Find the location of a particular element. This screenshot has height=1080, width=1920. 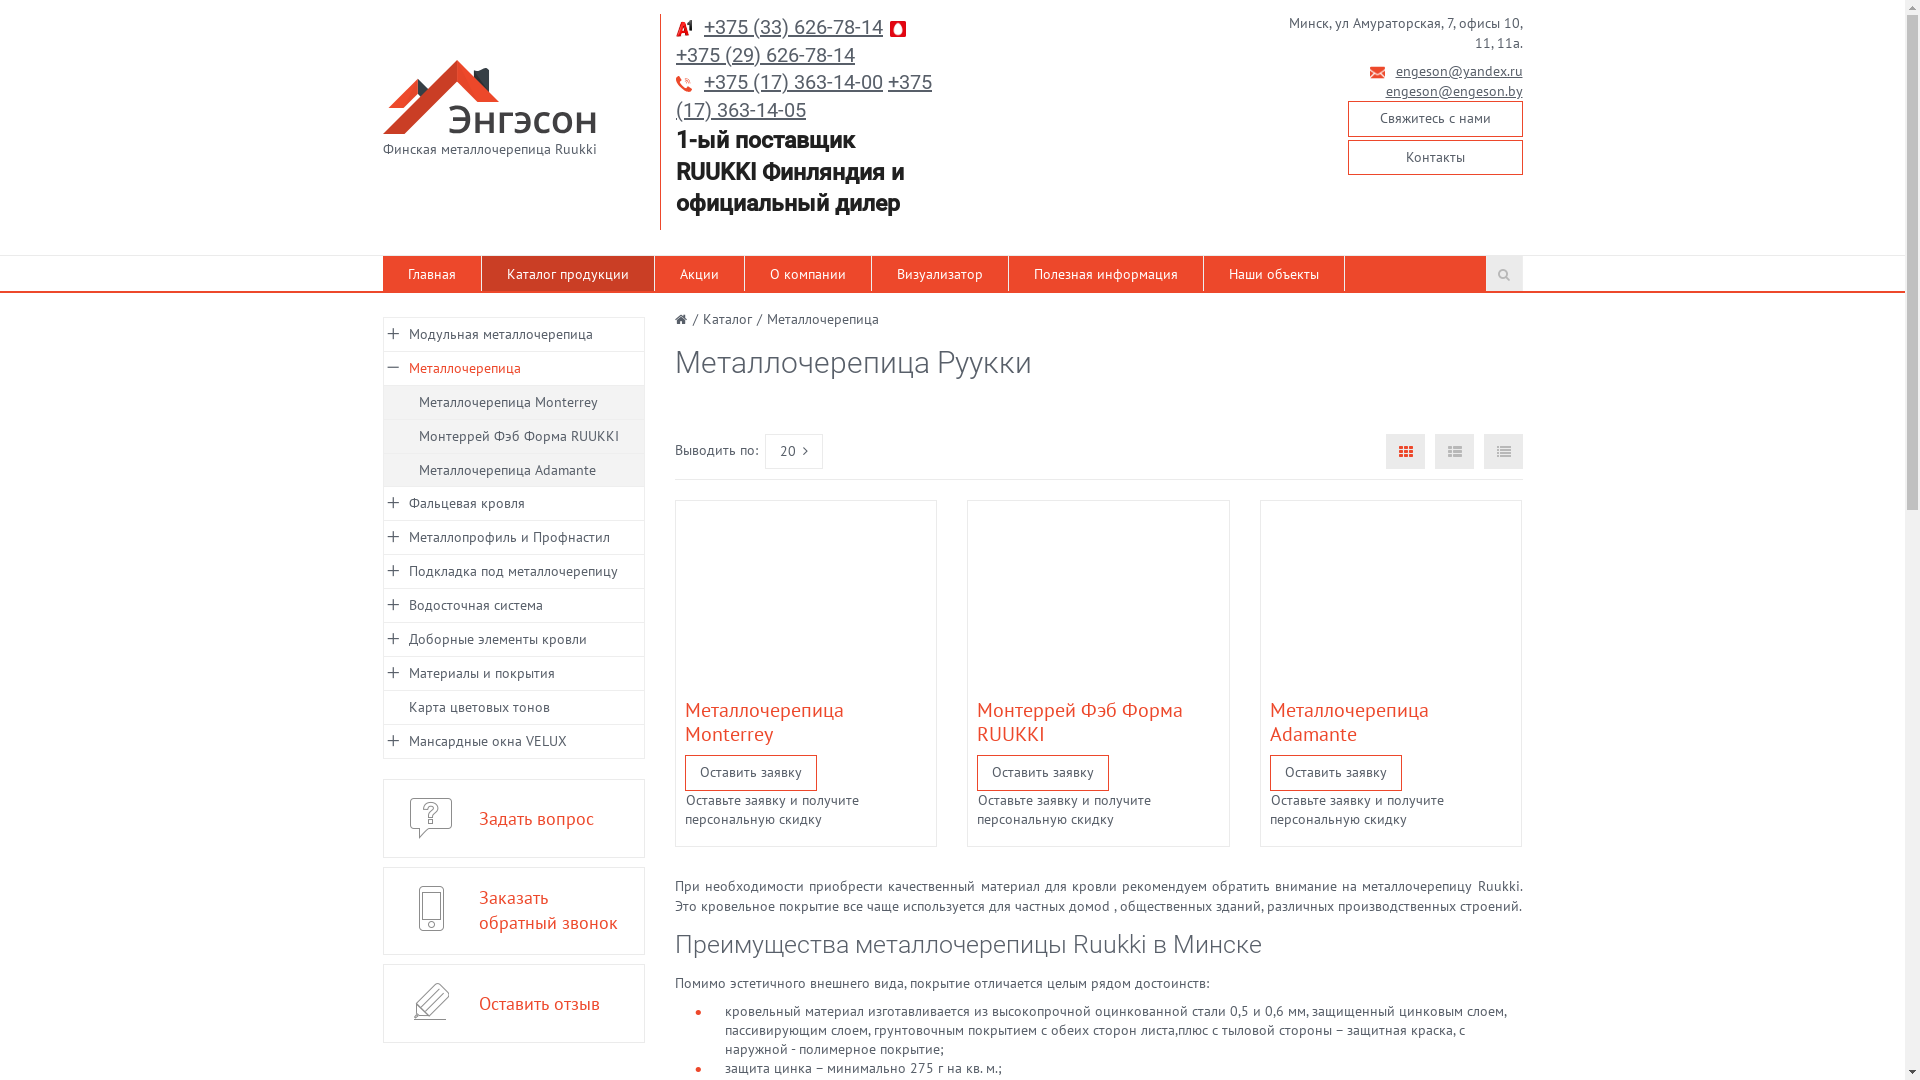

'+375 (33) 626-78-14' is located at coordinates (792, 27).